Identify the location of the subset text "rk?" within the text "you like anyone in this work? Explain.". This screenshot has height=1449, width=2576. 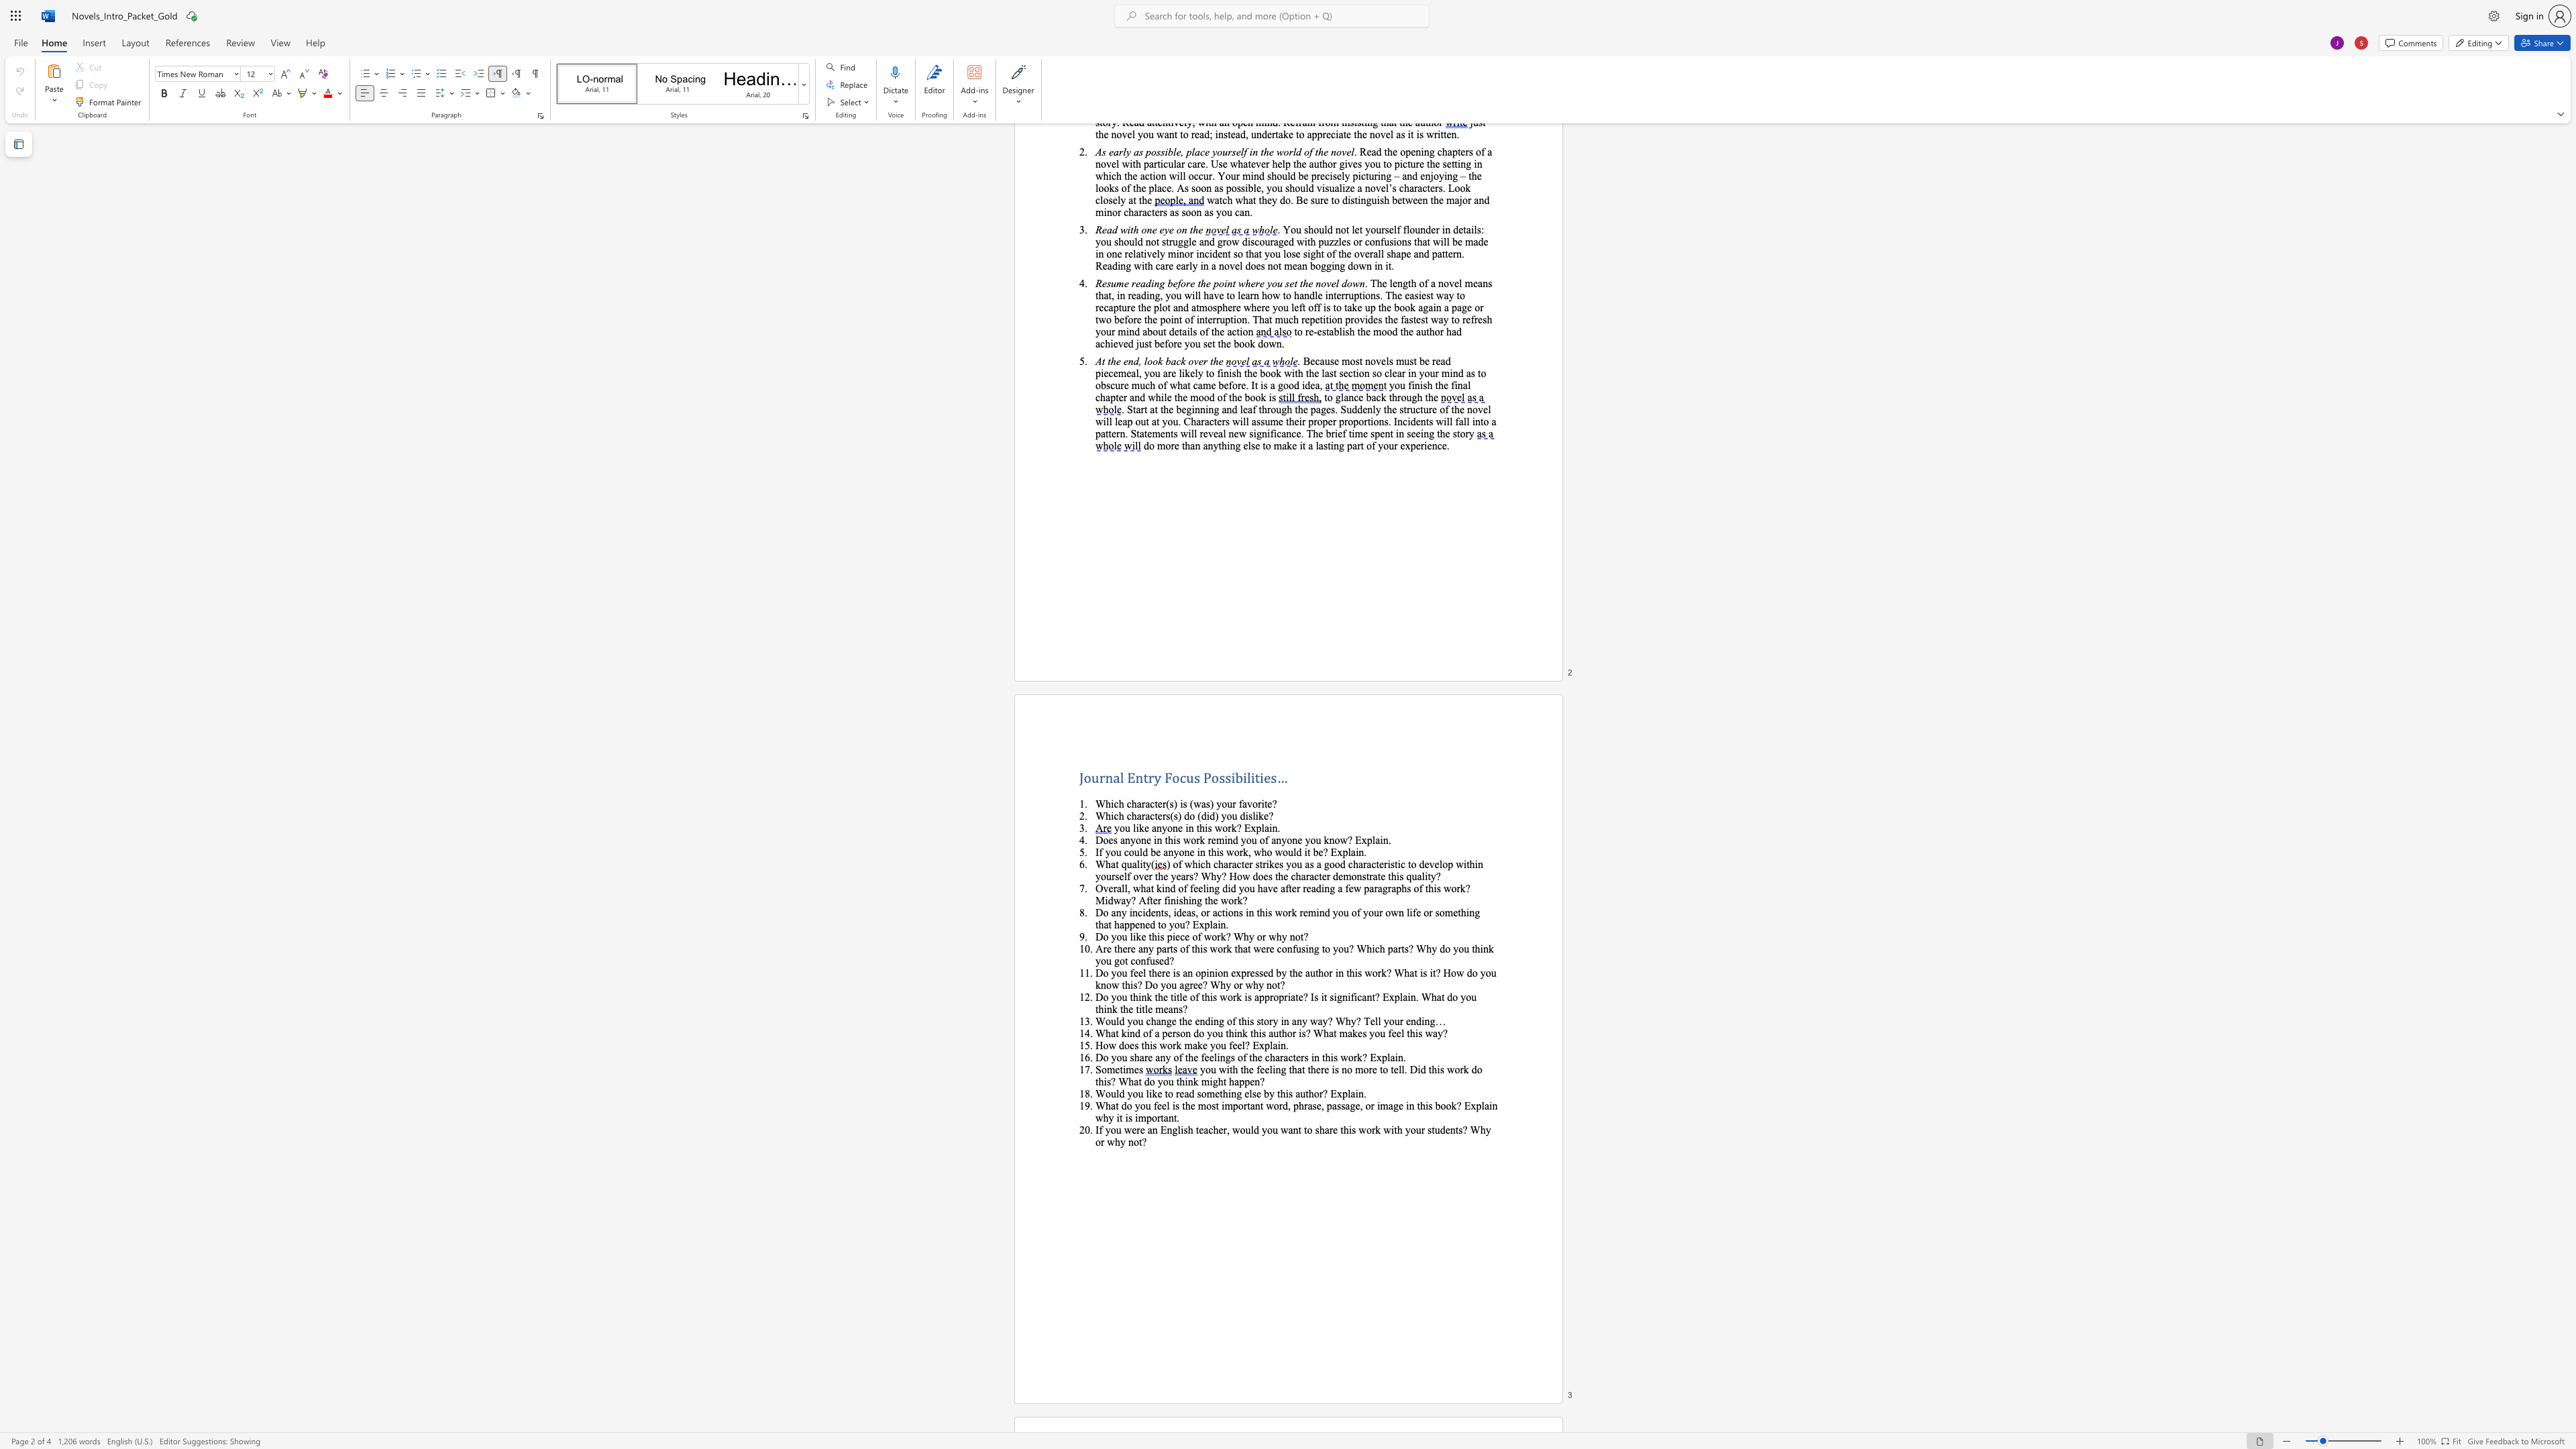
(1227, 826).